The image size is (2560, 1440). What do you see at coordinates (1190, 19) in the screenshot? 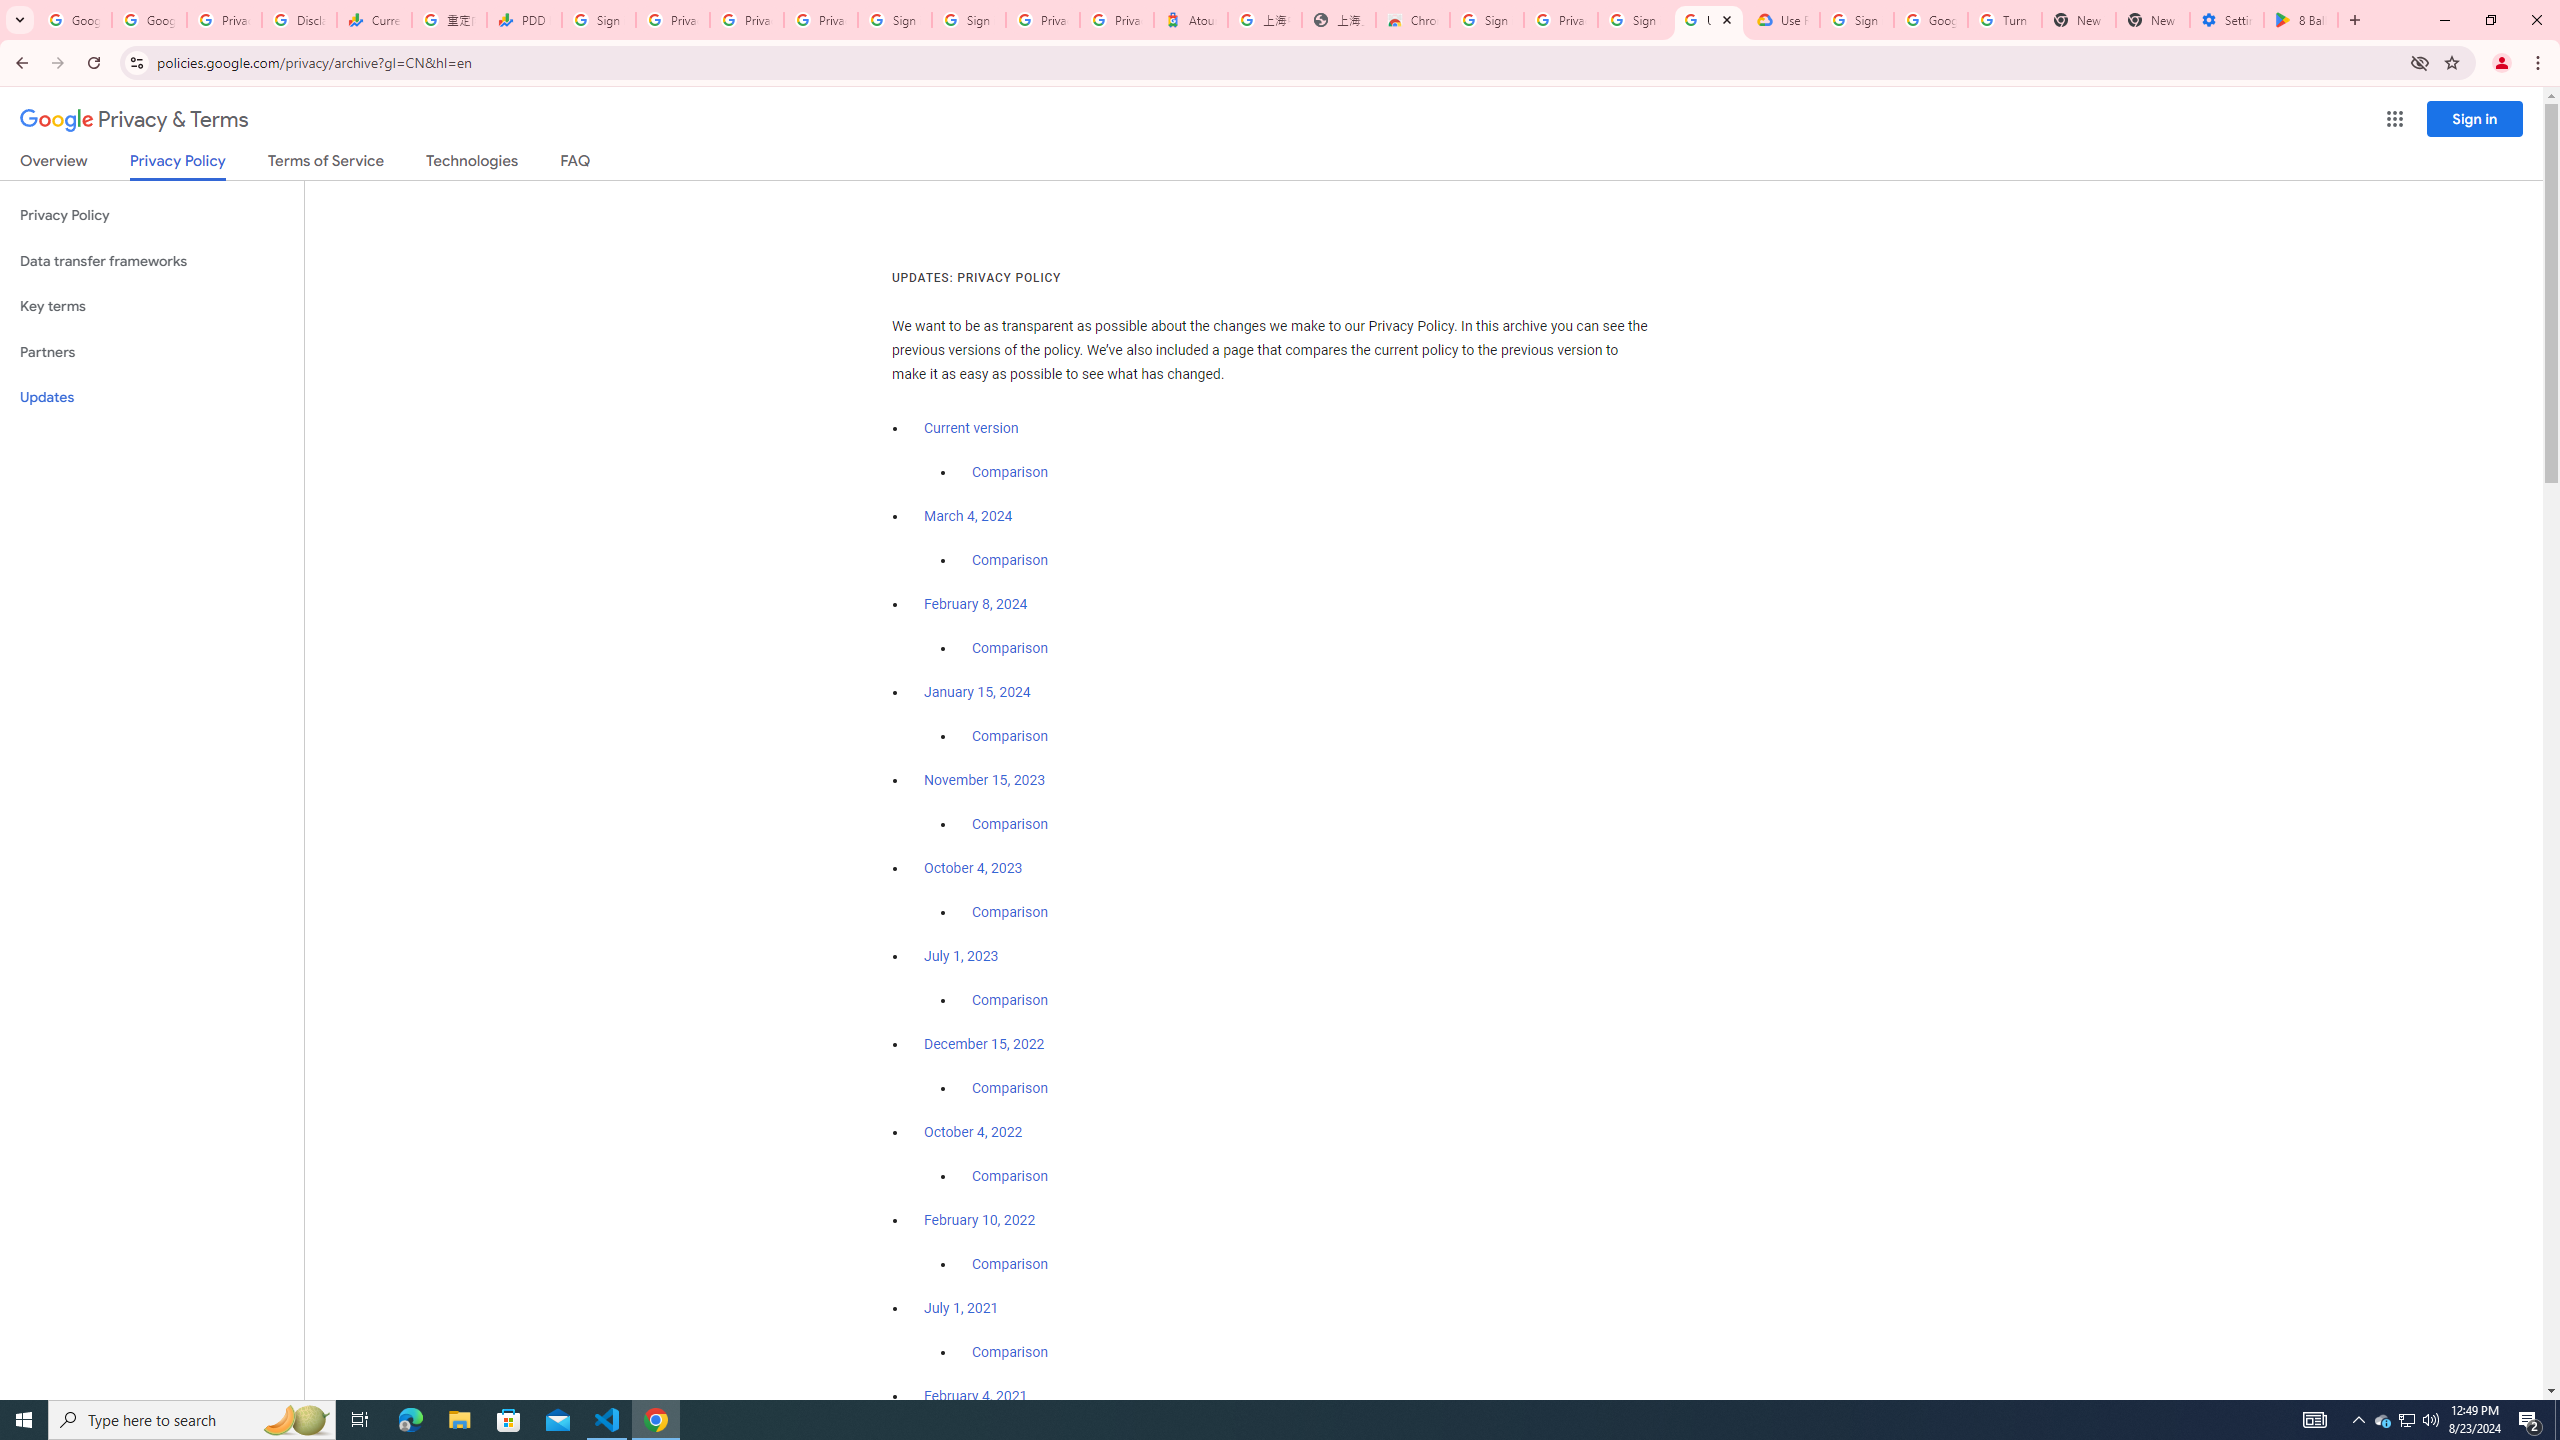
I see `'Atour Hotel - Google hotels'` at bounding box center [1190, 19].